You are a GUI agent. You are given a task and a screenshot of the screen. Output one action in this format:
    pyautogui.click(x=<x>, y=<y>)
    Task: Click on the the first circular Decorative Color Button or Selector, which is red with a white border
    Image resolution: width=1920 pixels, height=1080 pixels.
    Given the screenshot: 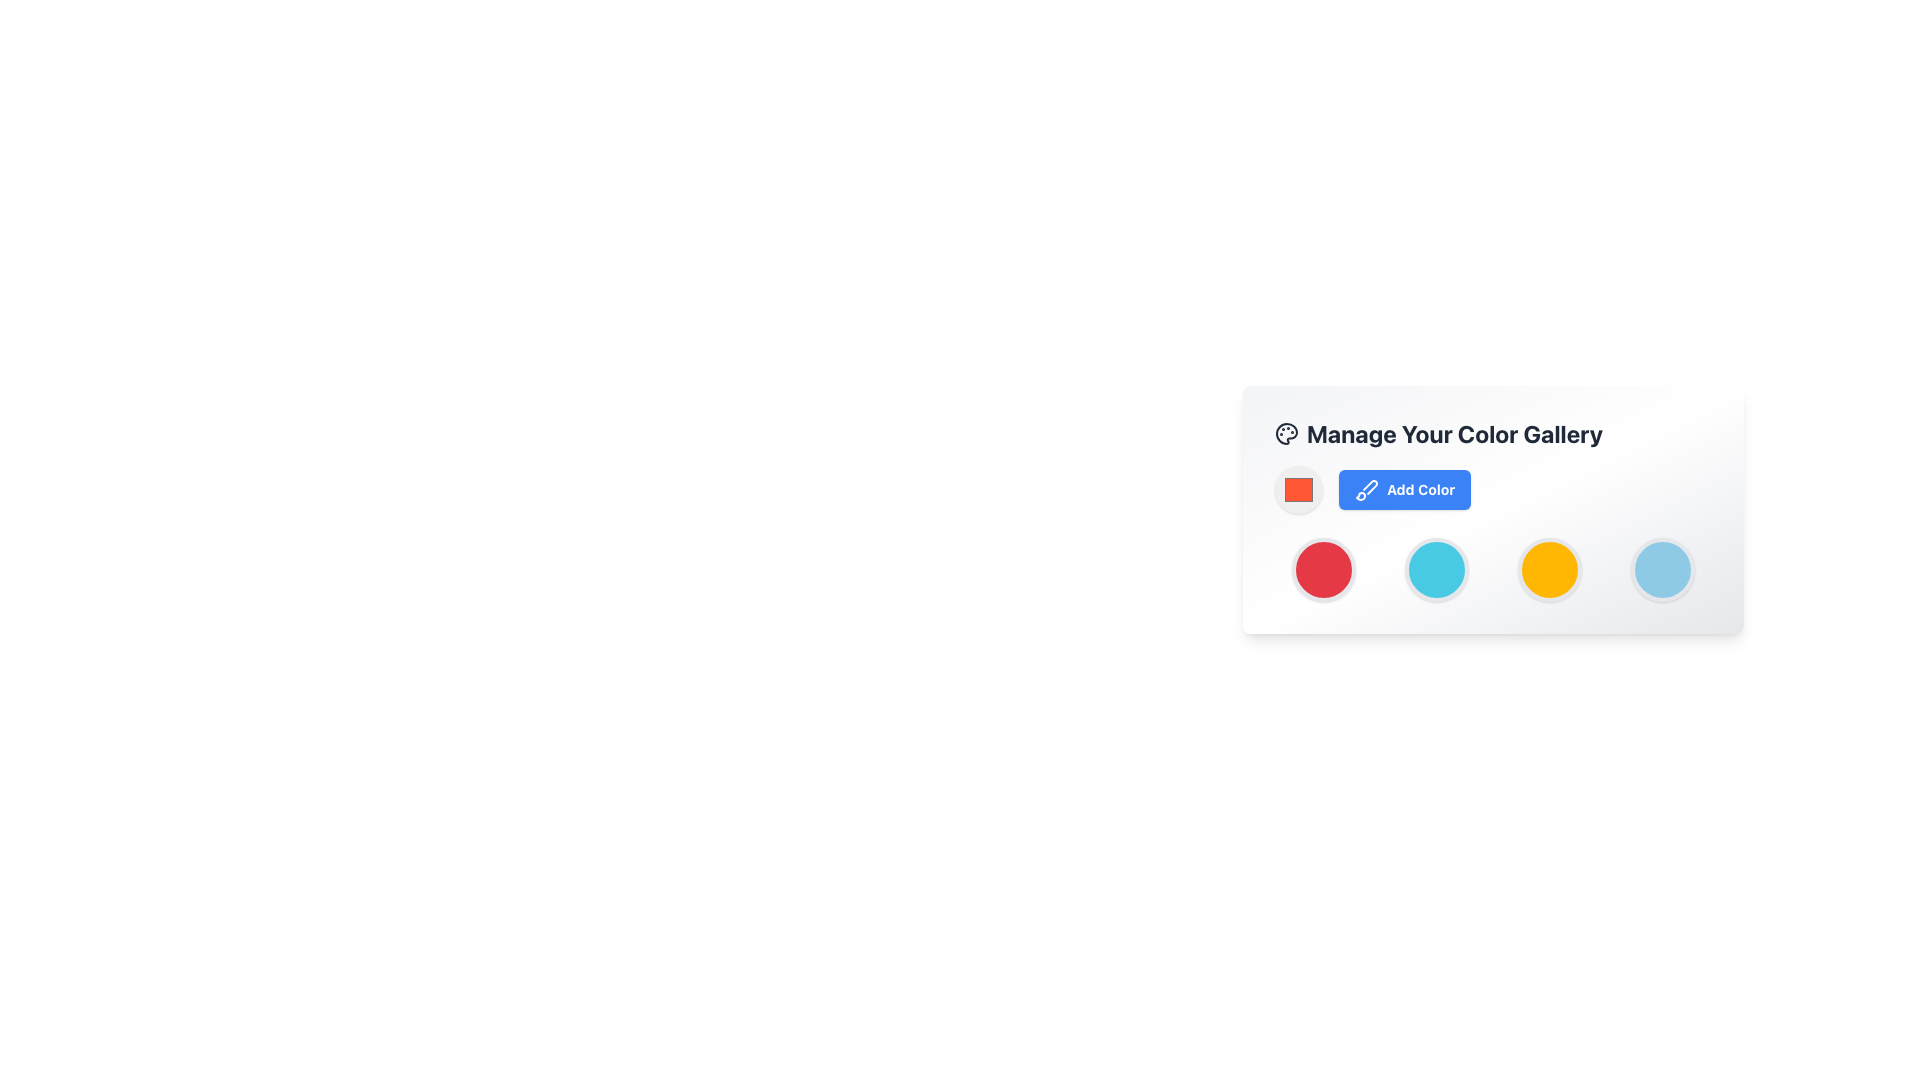 What is the action you would take?
    pyautogui.click(x=1323, y=570)
    